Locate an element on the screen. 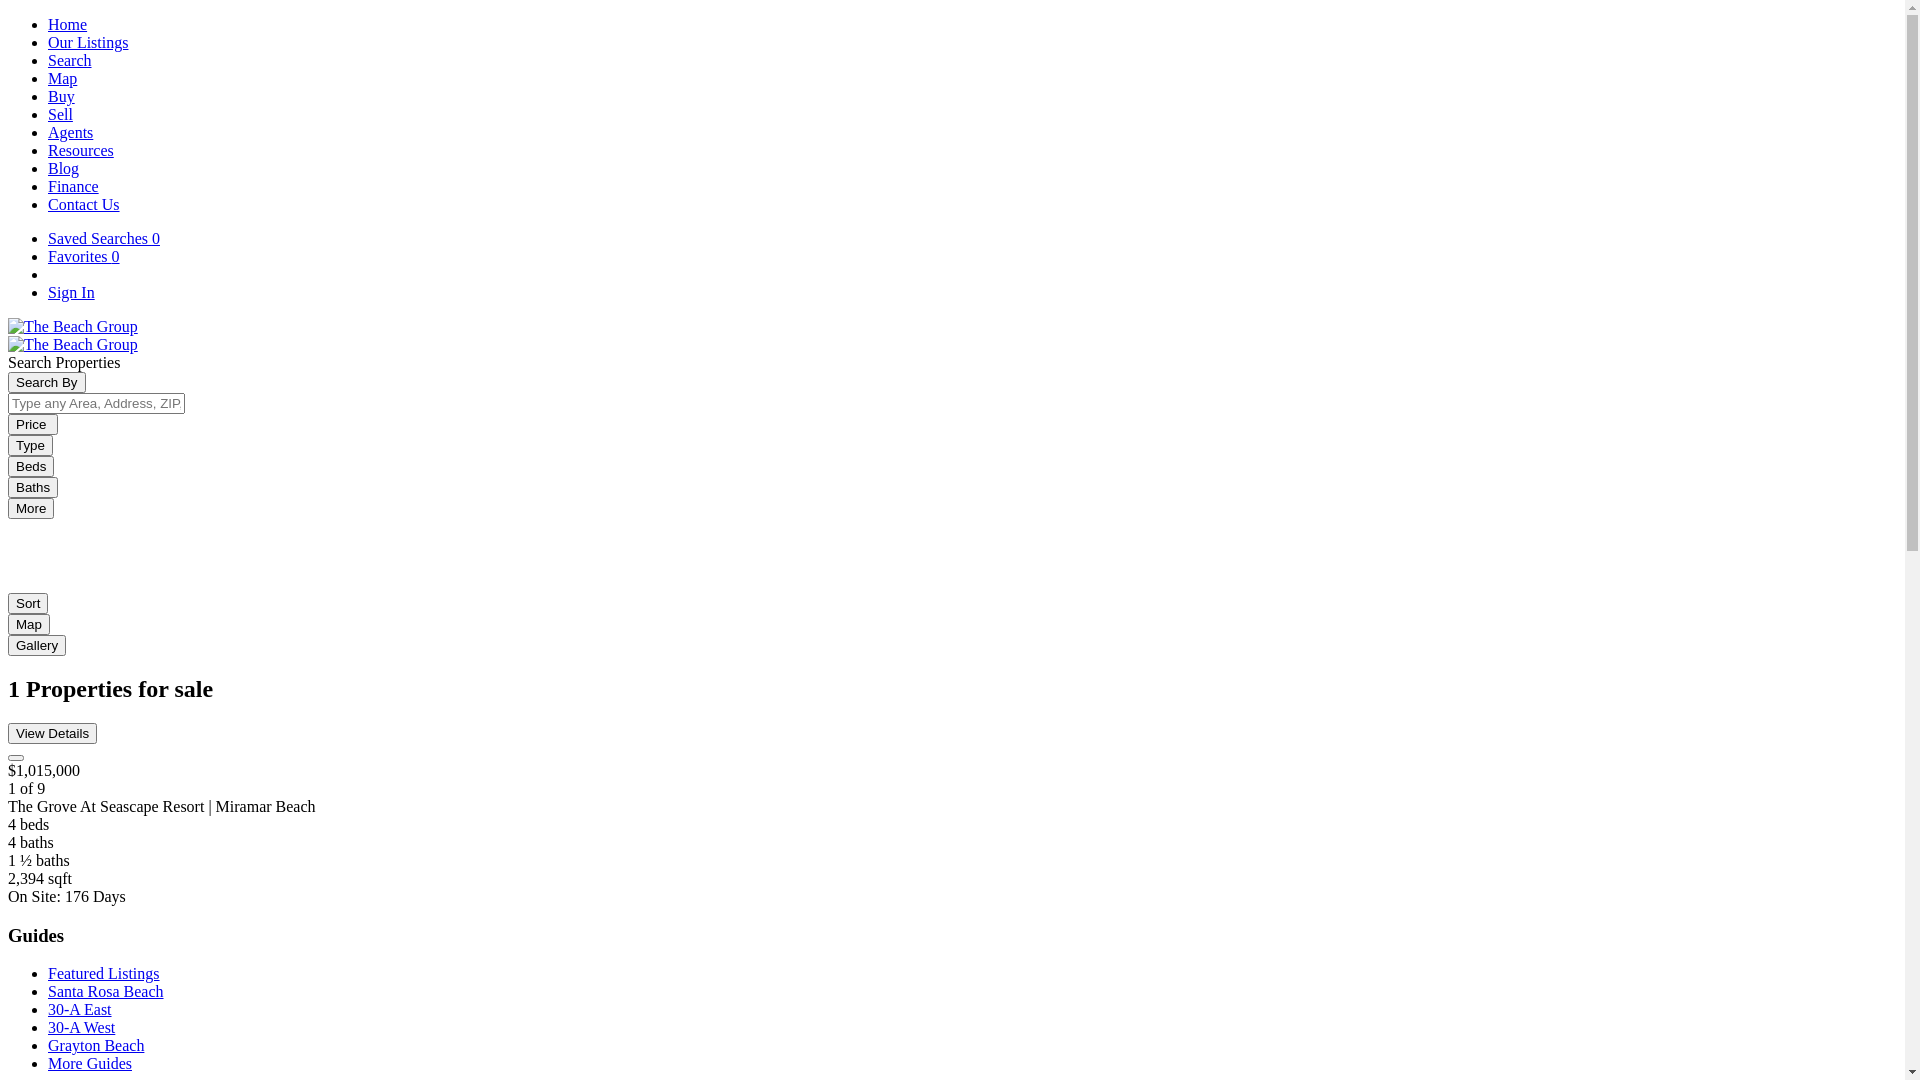 Image resolution: width=1920 pixels, height=1080 pixels. 'Saved Searches 0' is located at coordinates (103, 237).